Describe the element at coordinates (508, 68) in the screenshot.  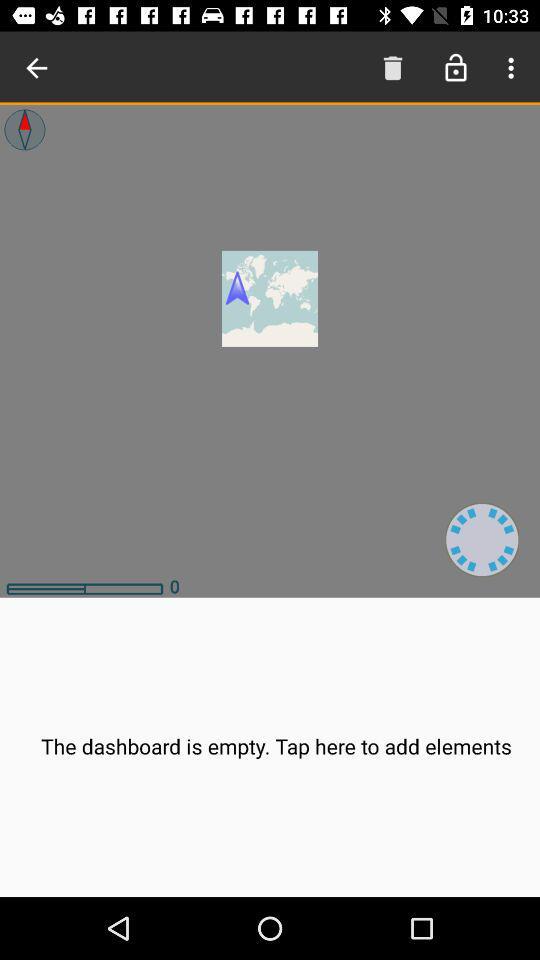
I see `open the menu` at that location.